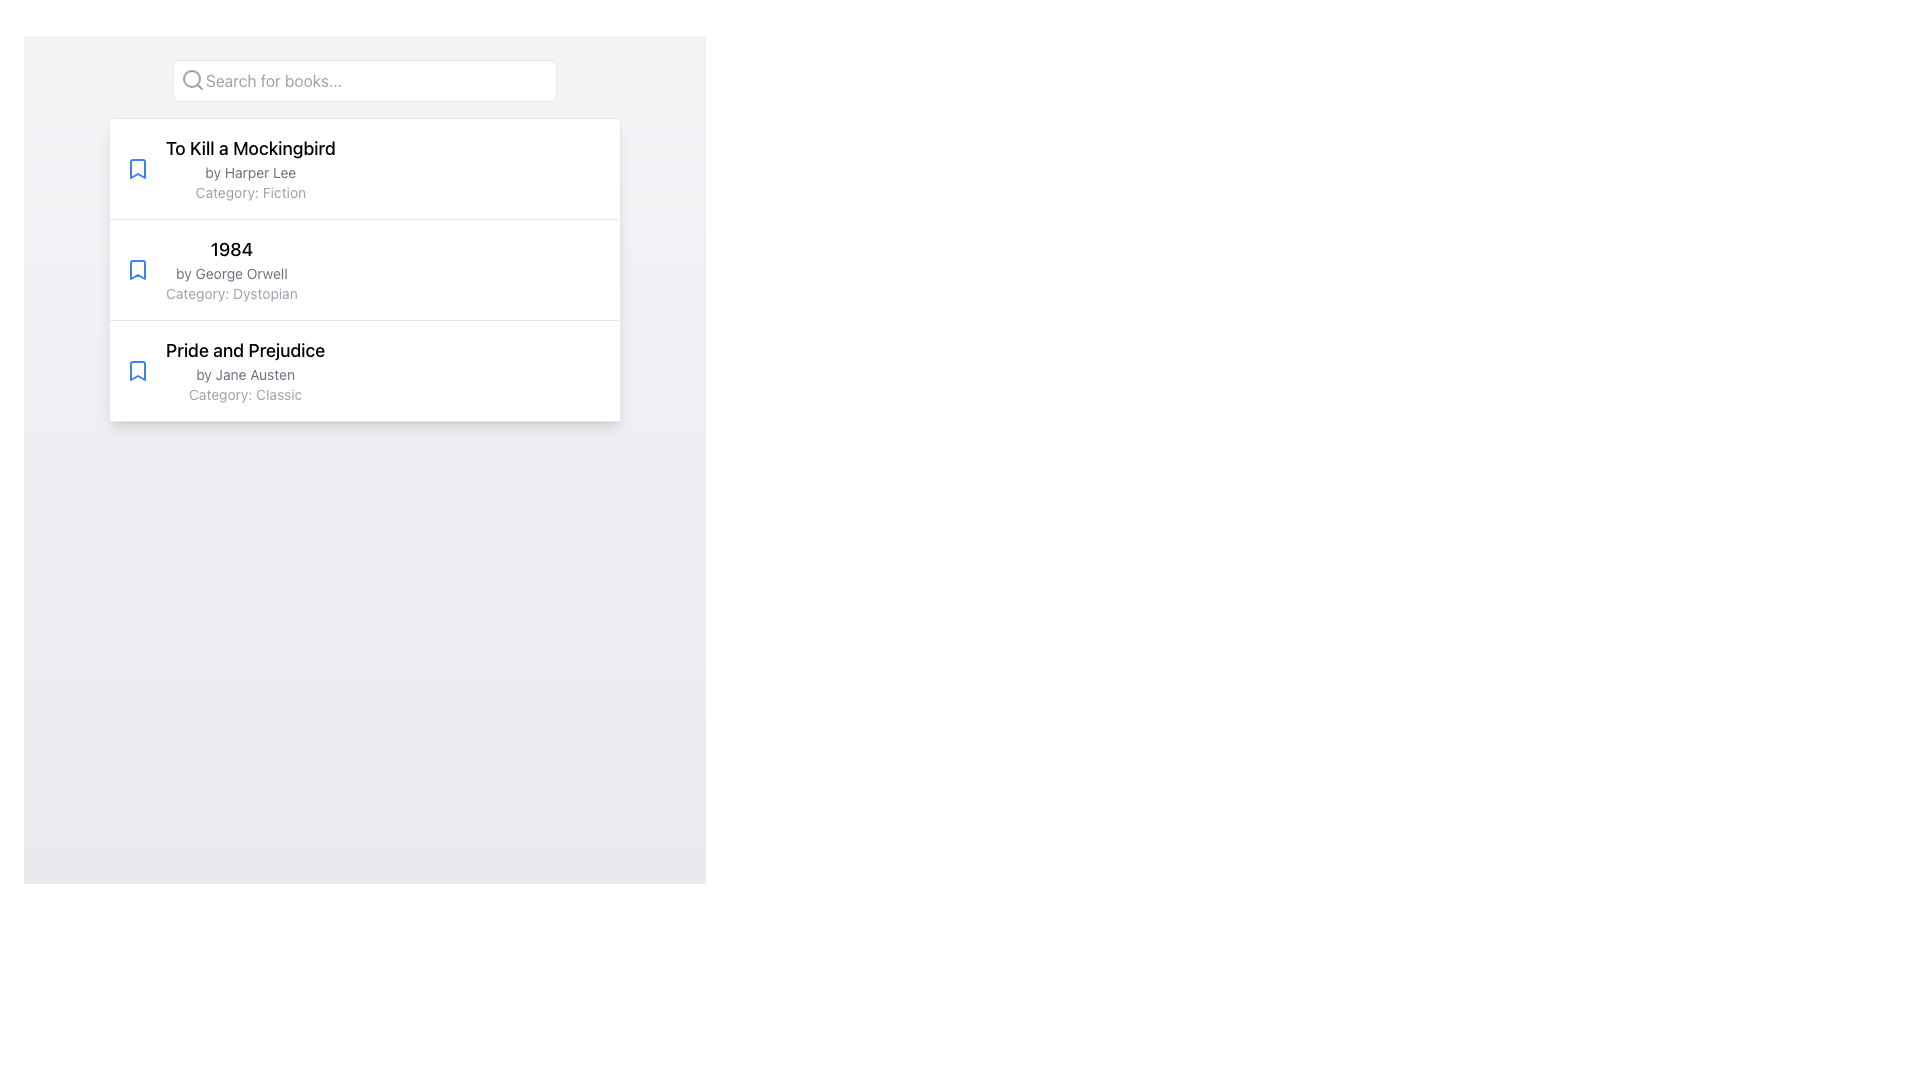 The width and height of the screenshot is (1920, 1080). I want to click on the list item displaying the book '1984' by George Orwell, so click(364, 268).